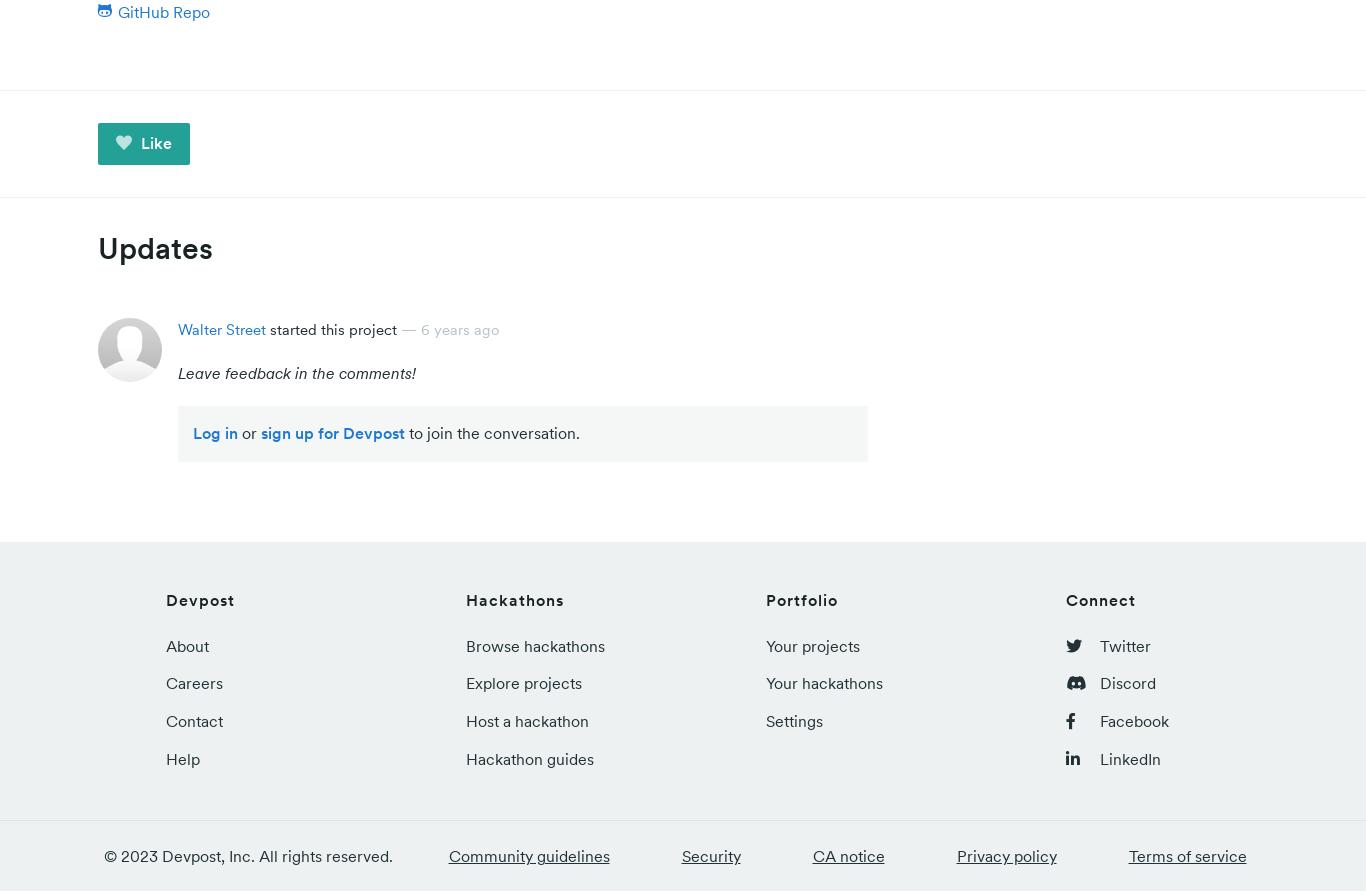 The image size is (1366, 891). I want to click on 'Discord', so click(1125, 682).